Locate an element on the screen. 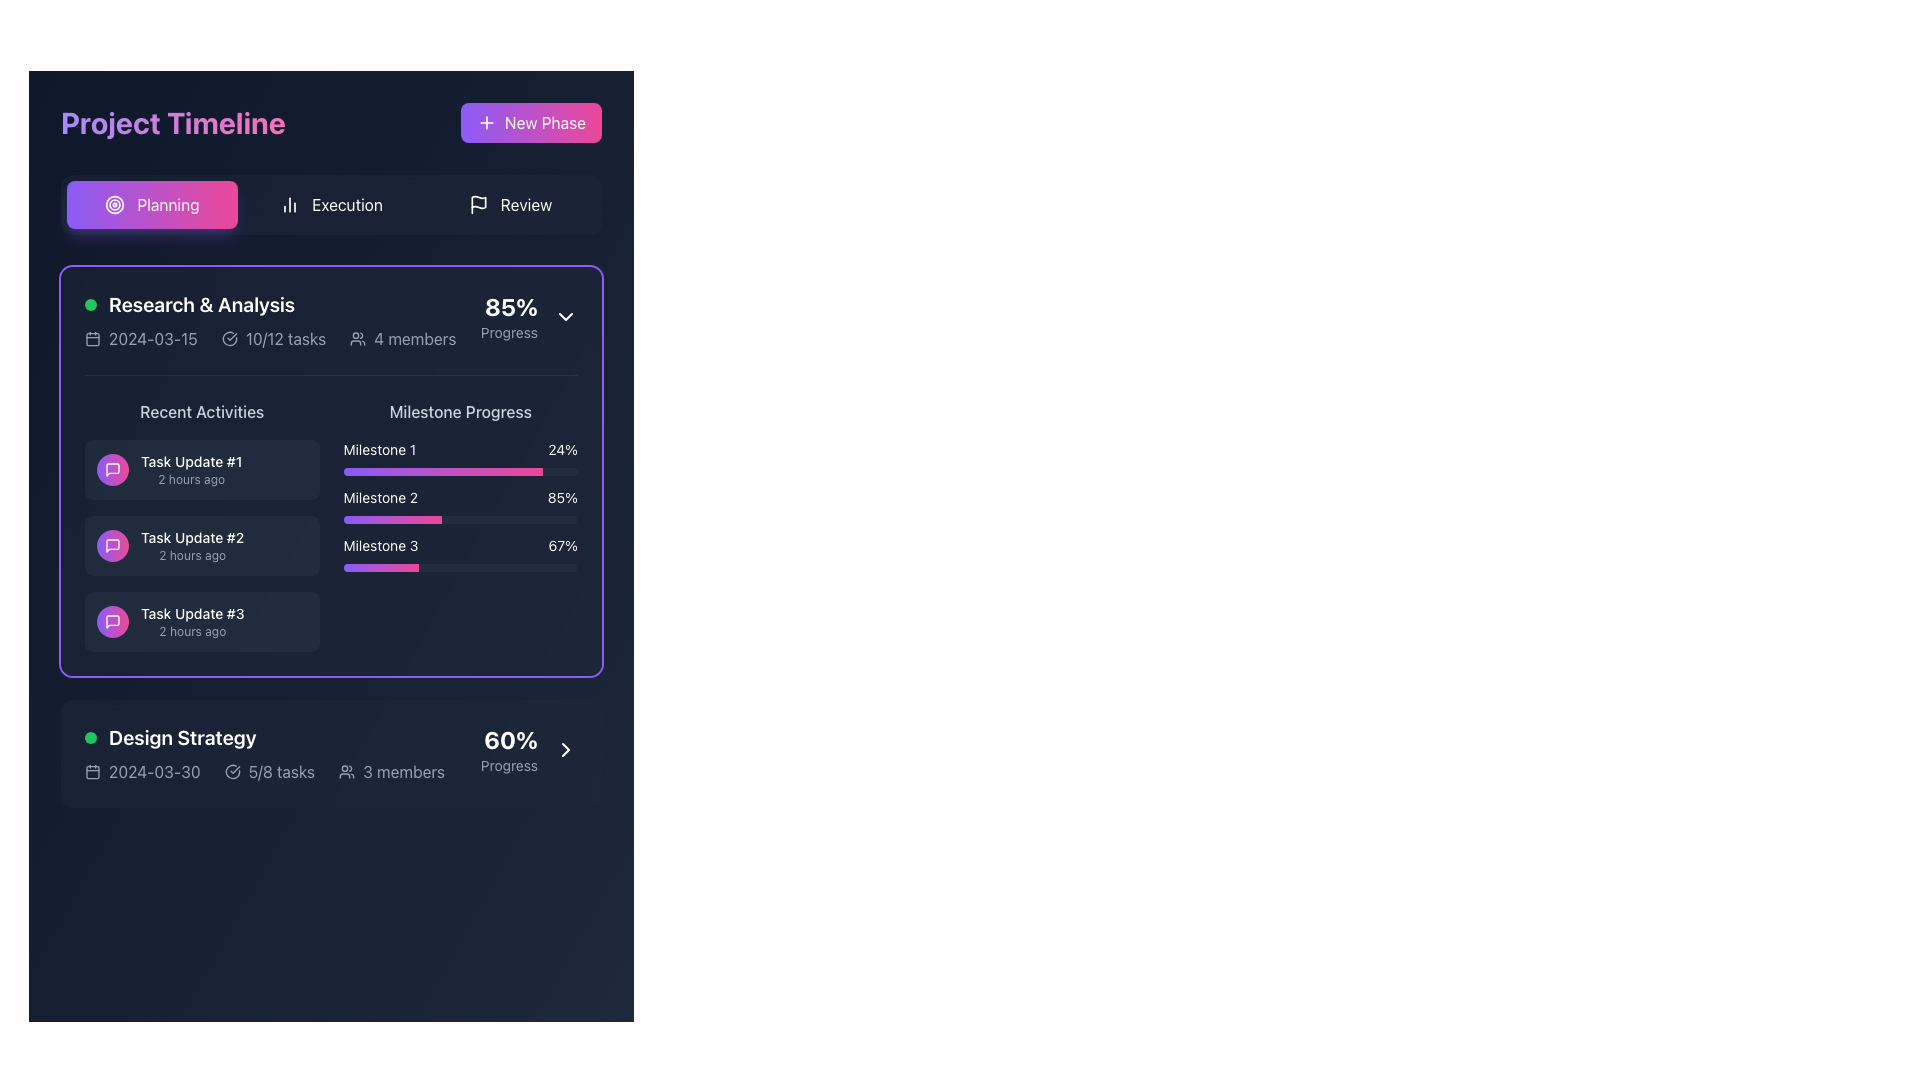 Image resolution: width=1920 pixels, height=1080 pixels. the label displaying '24%' that signifies milestone completion percentage, located in the 'Research & Analysis' card next to the pink milestone progress bar is located at coordinates (562, 450).